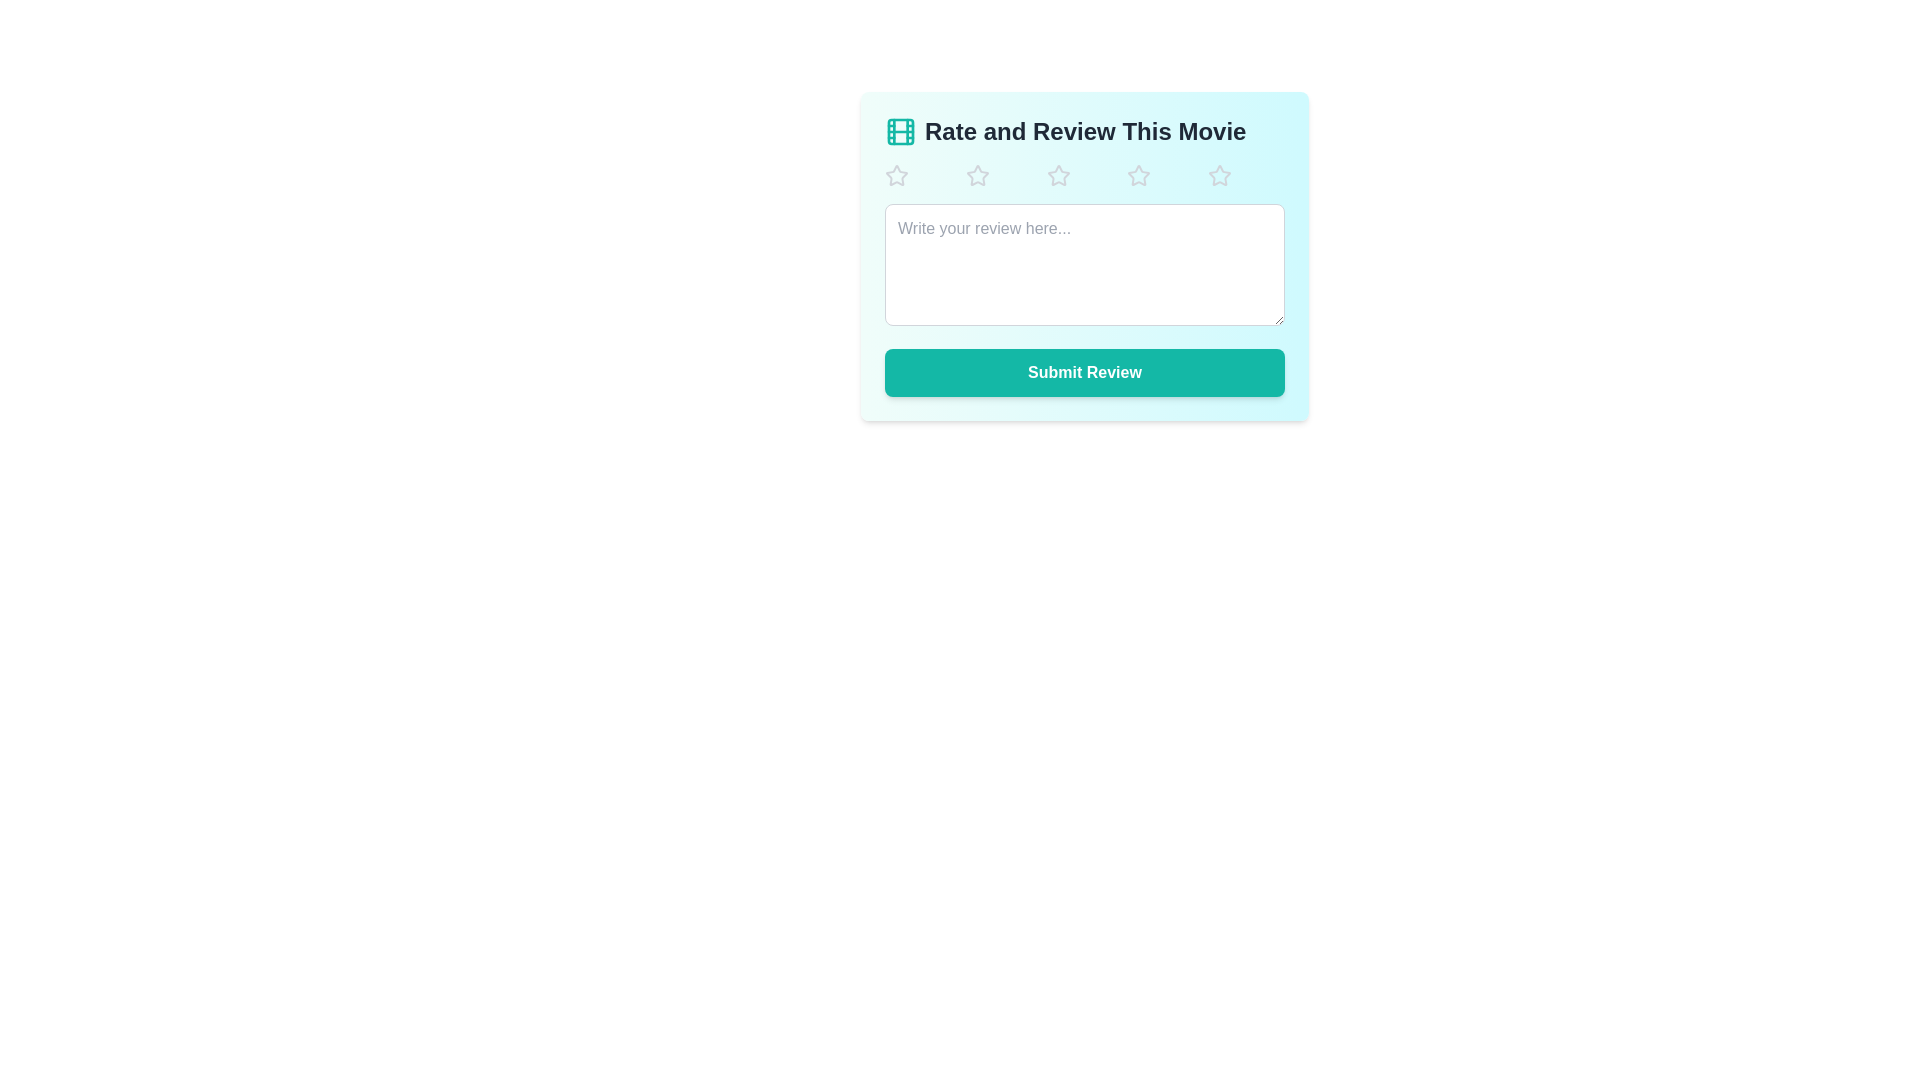 The image size is (1920, 1080). What do you see at coordinates (921, 175) in the screenshot?
I see `the star corresponding to 1 to set the movie rating` at bounding box center [921, 175].